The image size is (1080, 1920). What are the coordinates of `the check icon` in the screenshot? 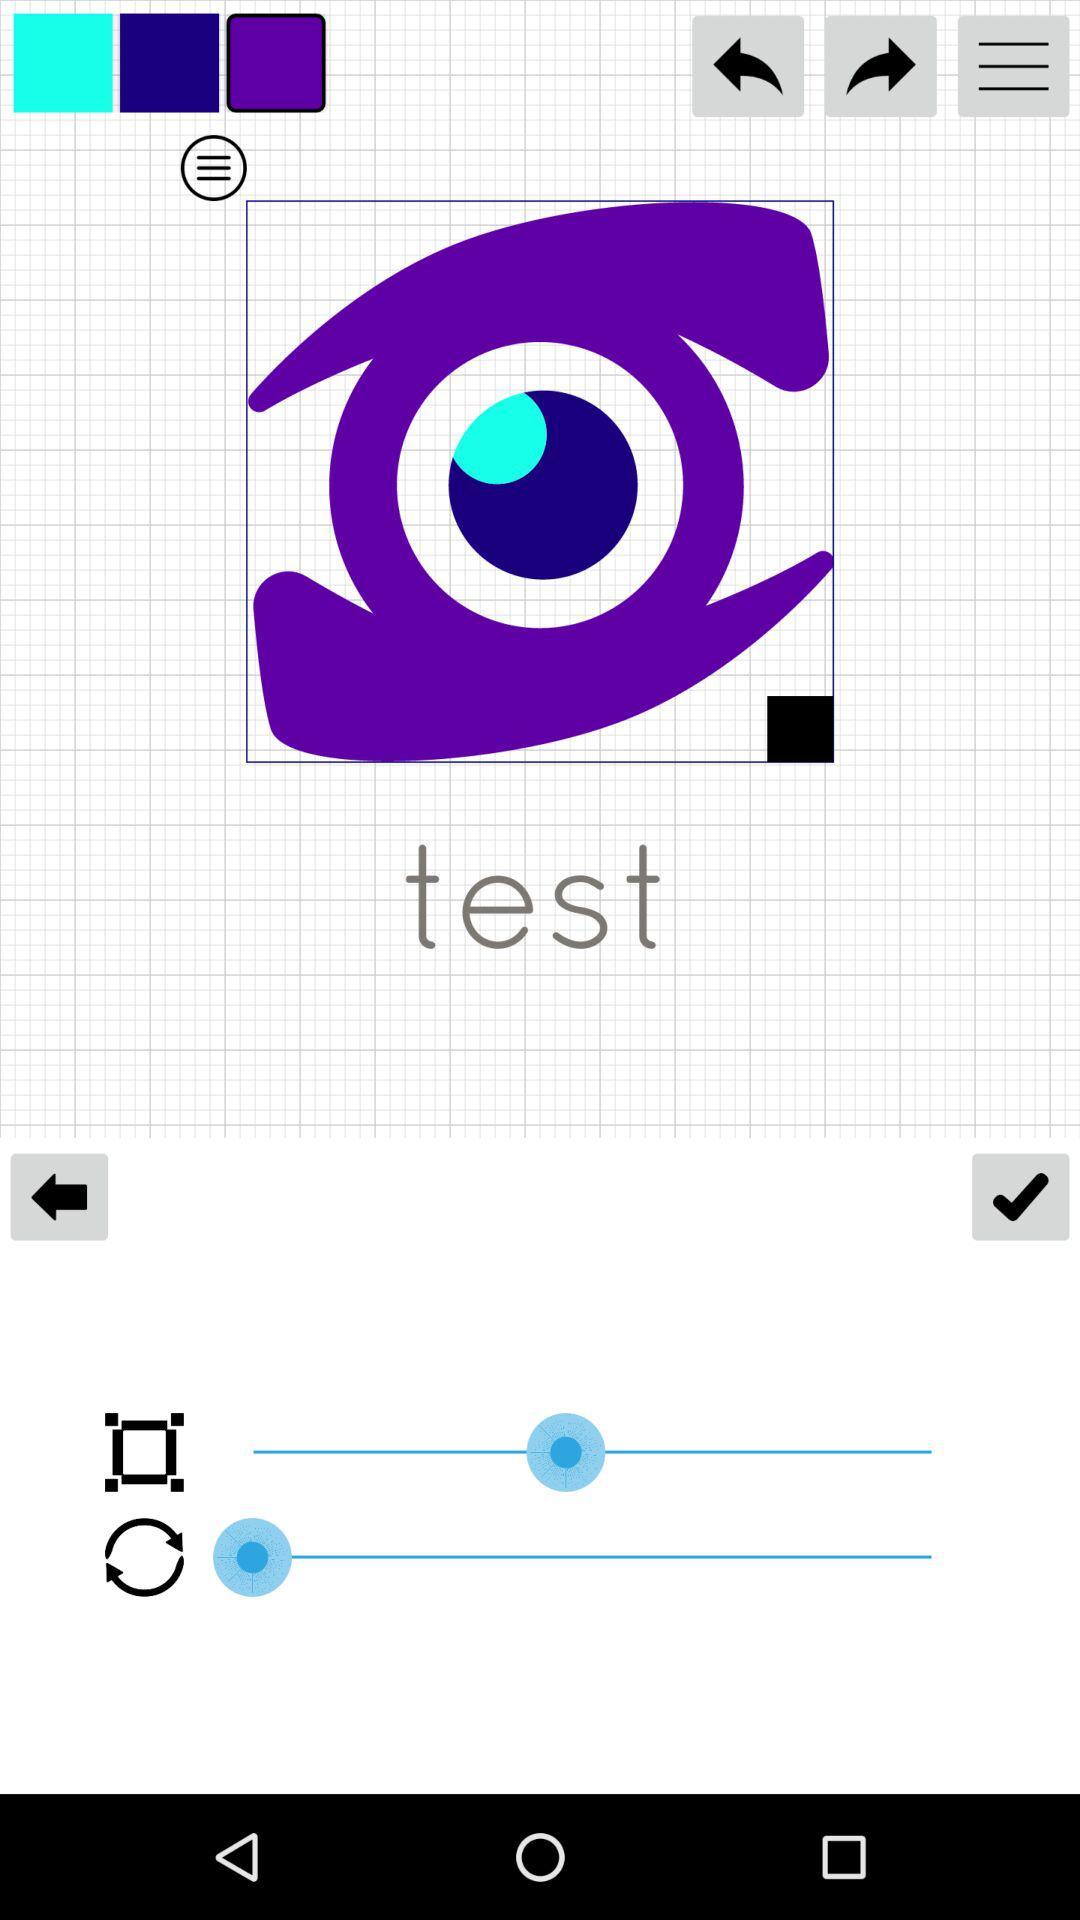 It's located at (1020, 1196).